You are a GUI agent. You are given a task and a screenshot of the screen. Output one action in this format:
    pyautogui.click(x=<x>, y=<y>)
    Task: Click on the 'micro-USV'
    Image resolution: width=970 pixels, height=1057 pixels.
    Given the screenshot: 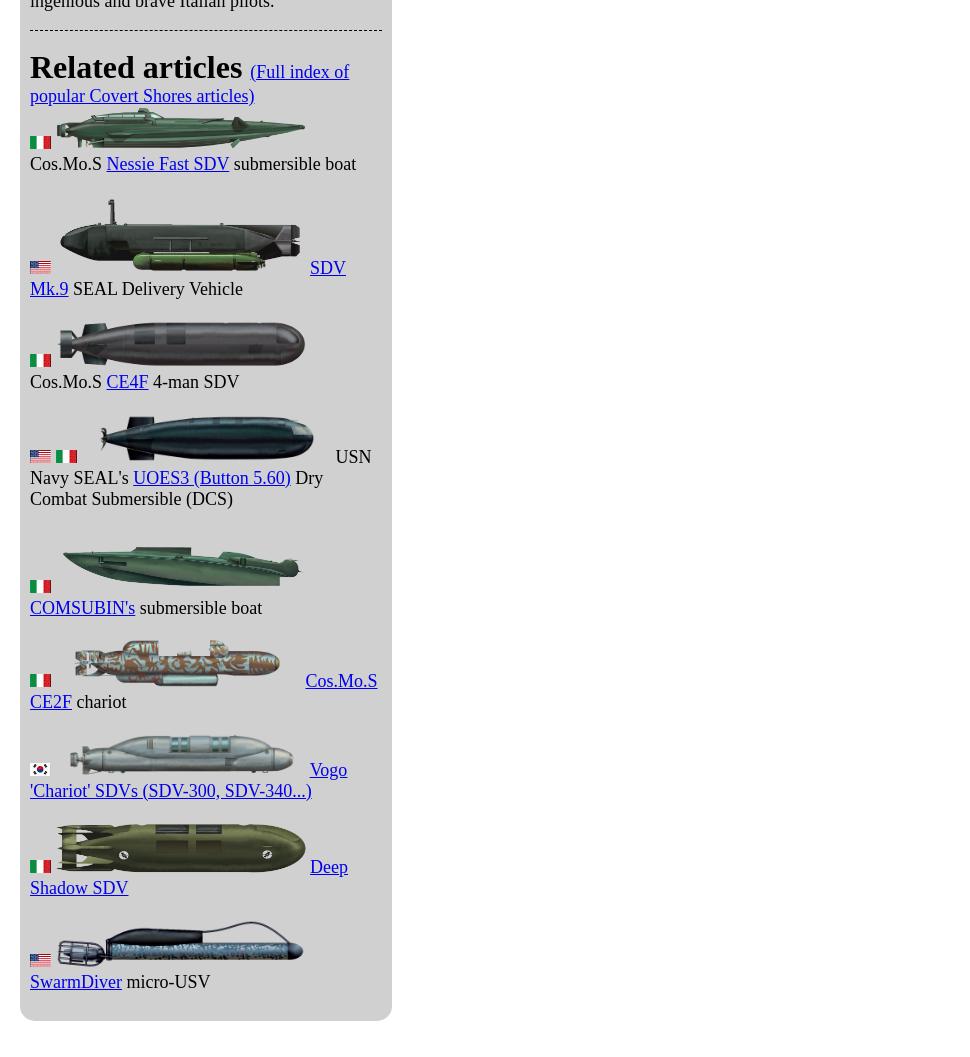 What is the action you would take?
    pyautogui.click(x=164, y=981)
    